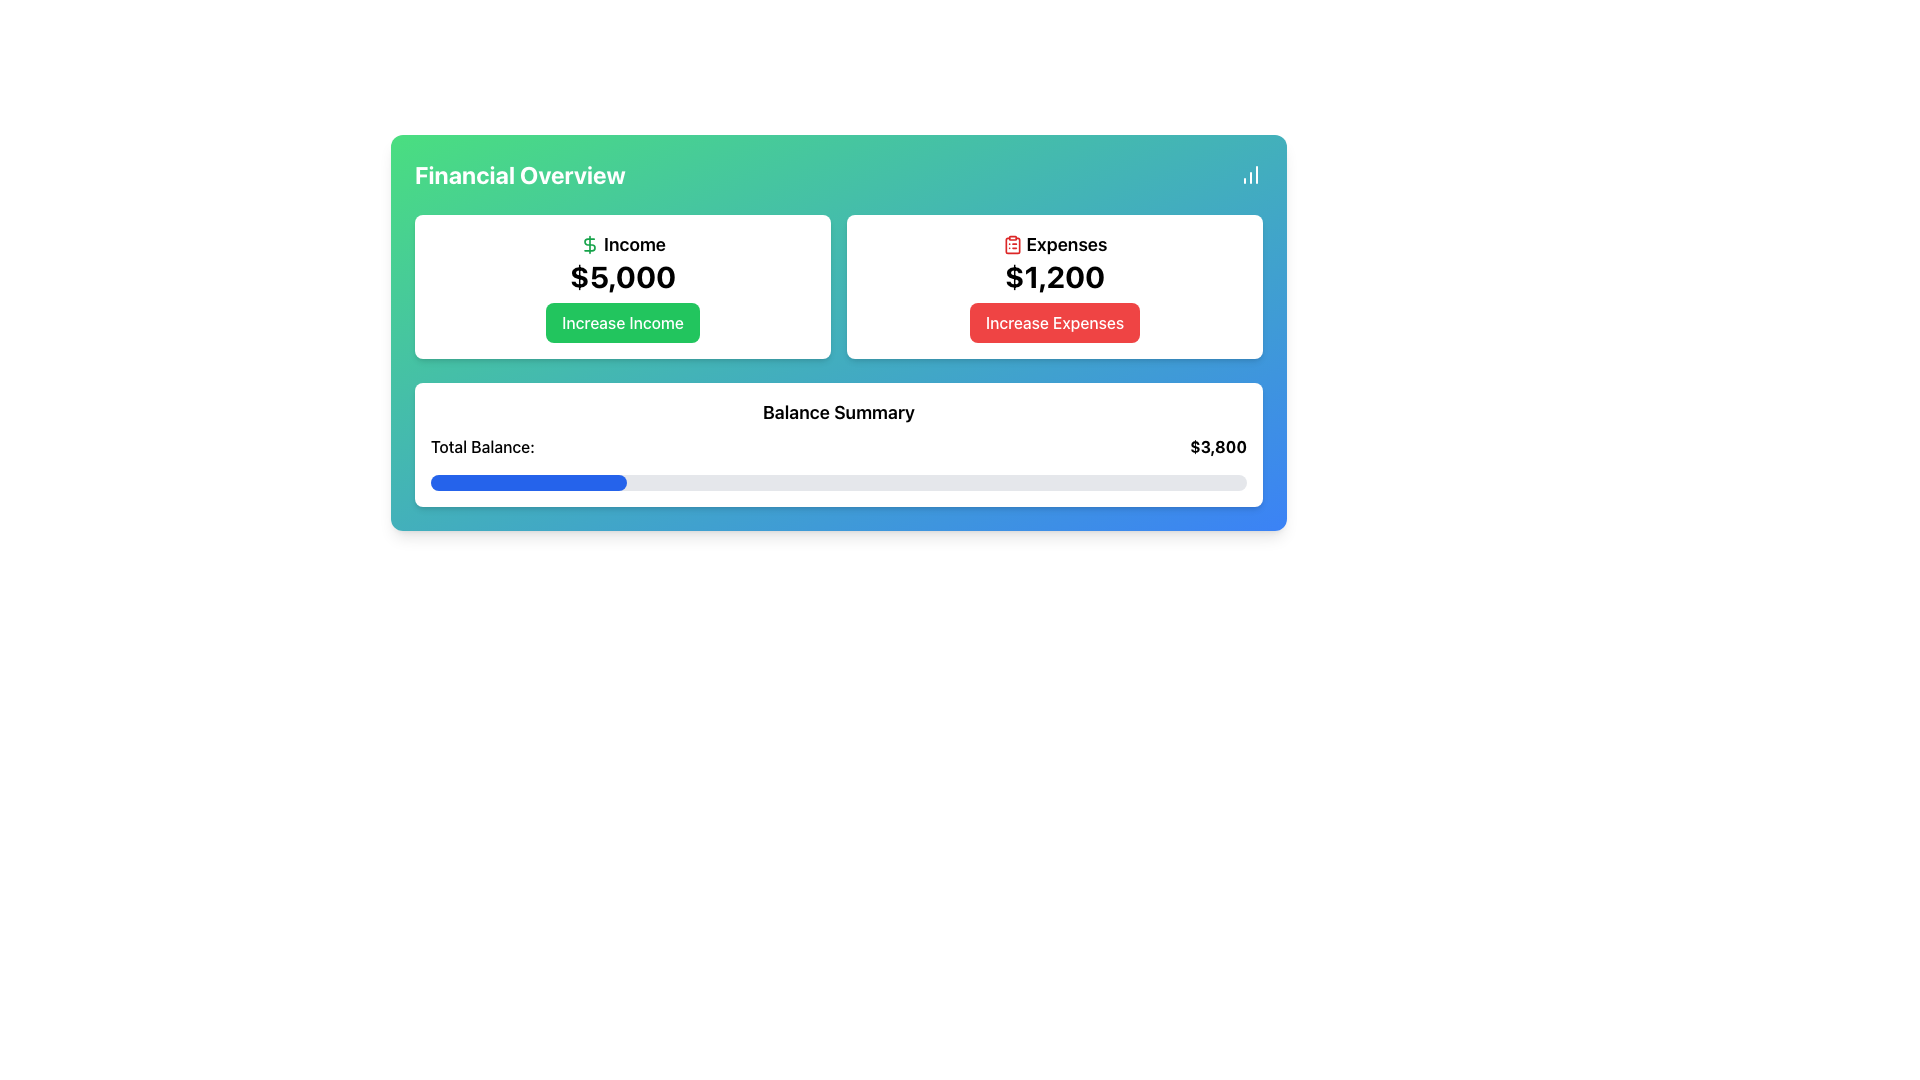 The image size is (1920, 1080). What do you see at coordinates (622, 277) in the screenshot?
I see `the static text displaying the value '$5,000' which is a large, bold label positioned within a white card, located below the 'Income' label and above the 'Increase Income' button` at bounding box center [622, 277].